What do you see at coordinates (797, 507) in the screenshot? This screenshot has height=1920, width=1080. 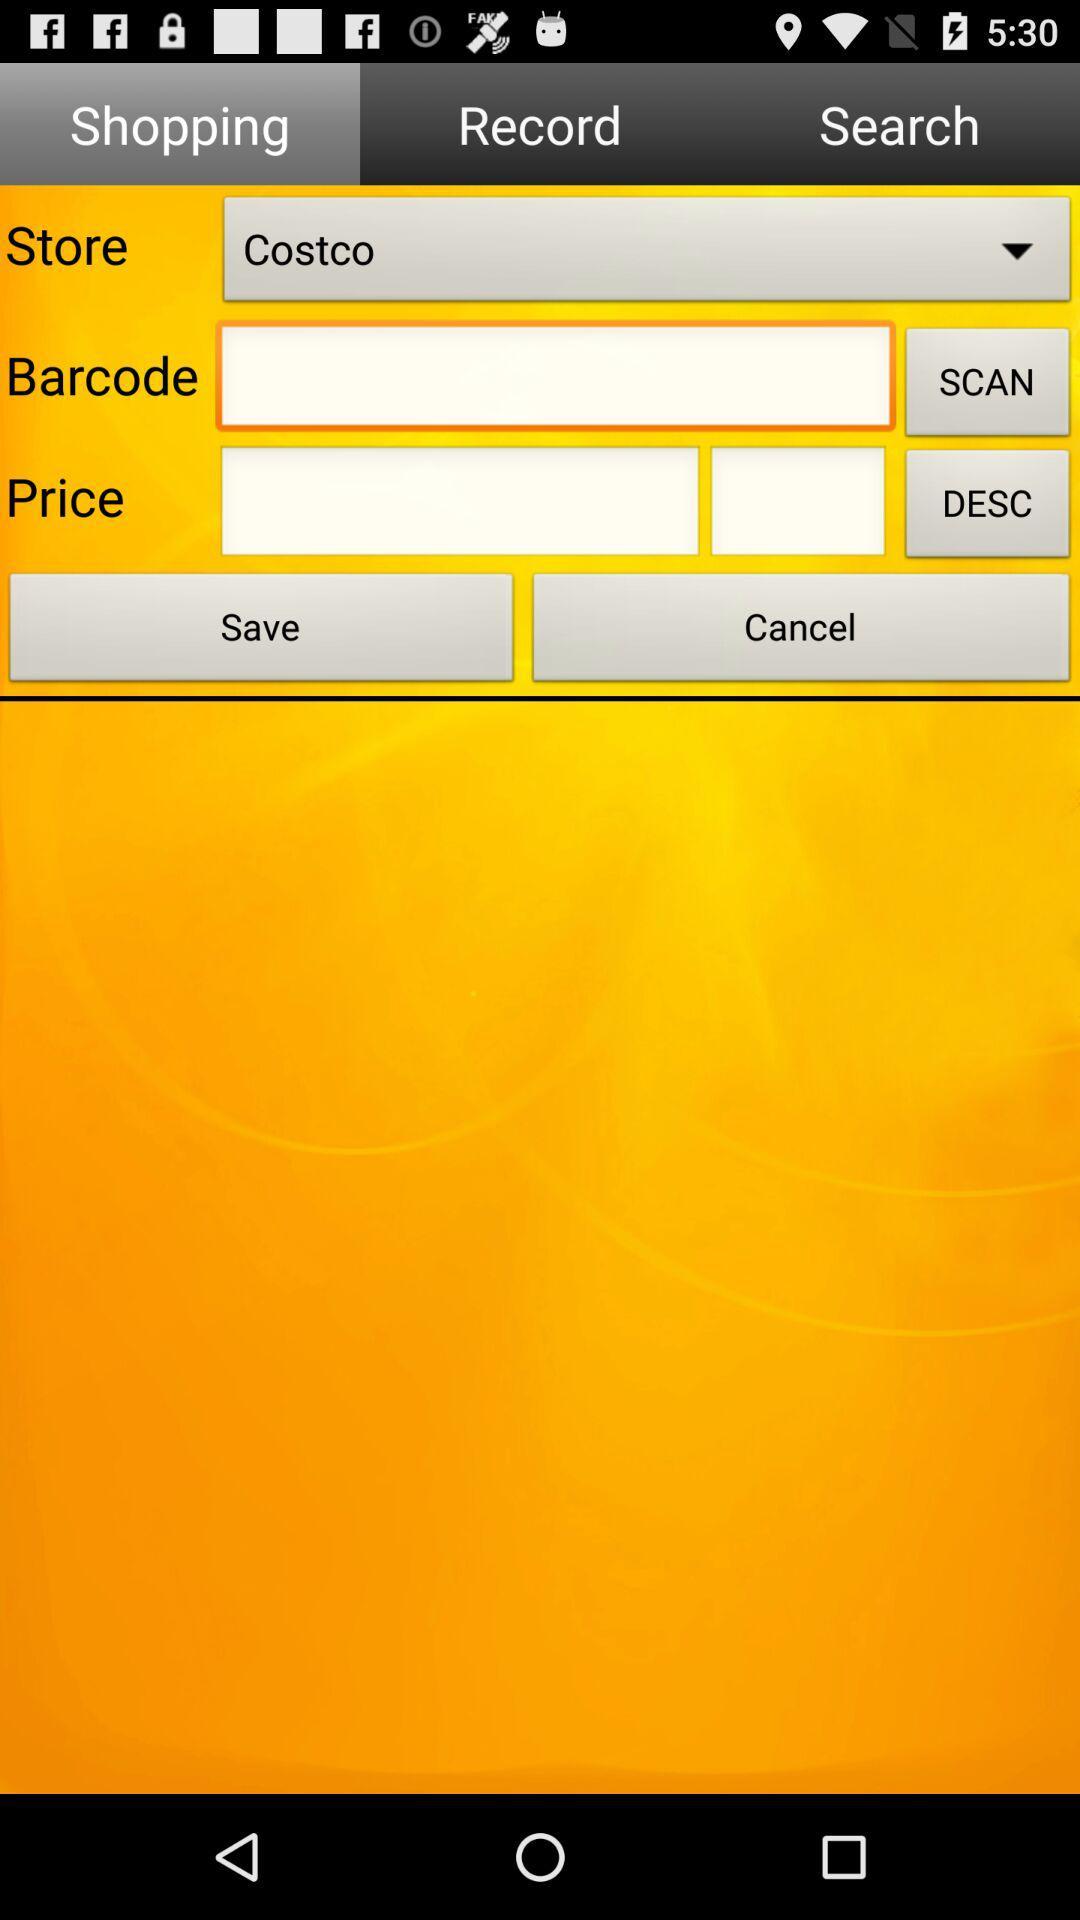 I see `description box` at bounding box center [797, 507].